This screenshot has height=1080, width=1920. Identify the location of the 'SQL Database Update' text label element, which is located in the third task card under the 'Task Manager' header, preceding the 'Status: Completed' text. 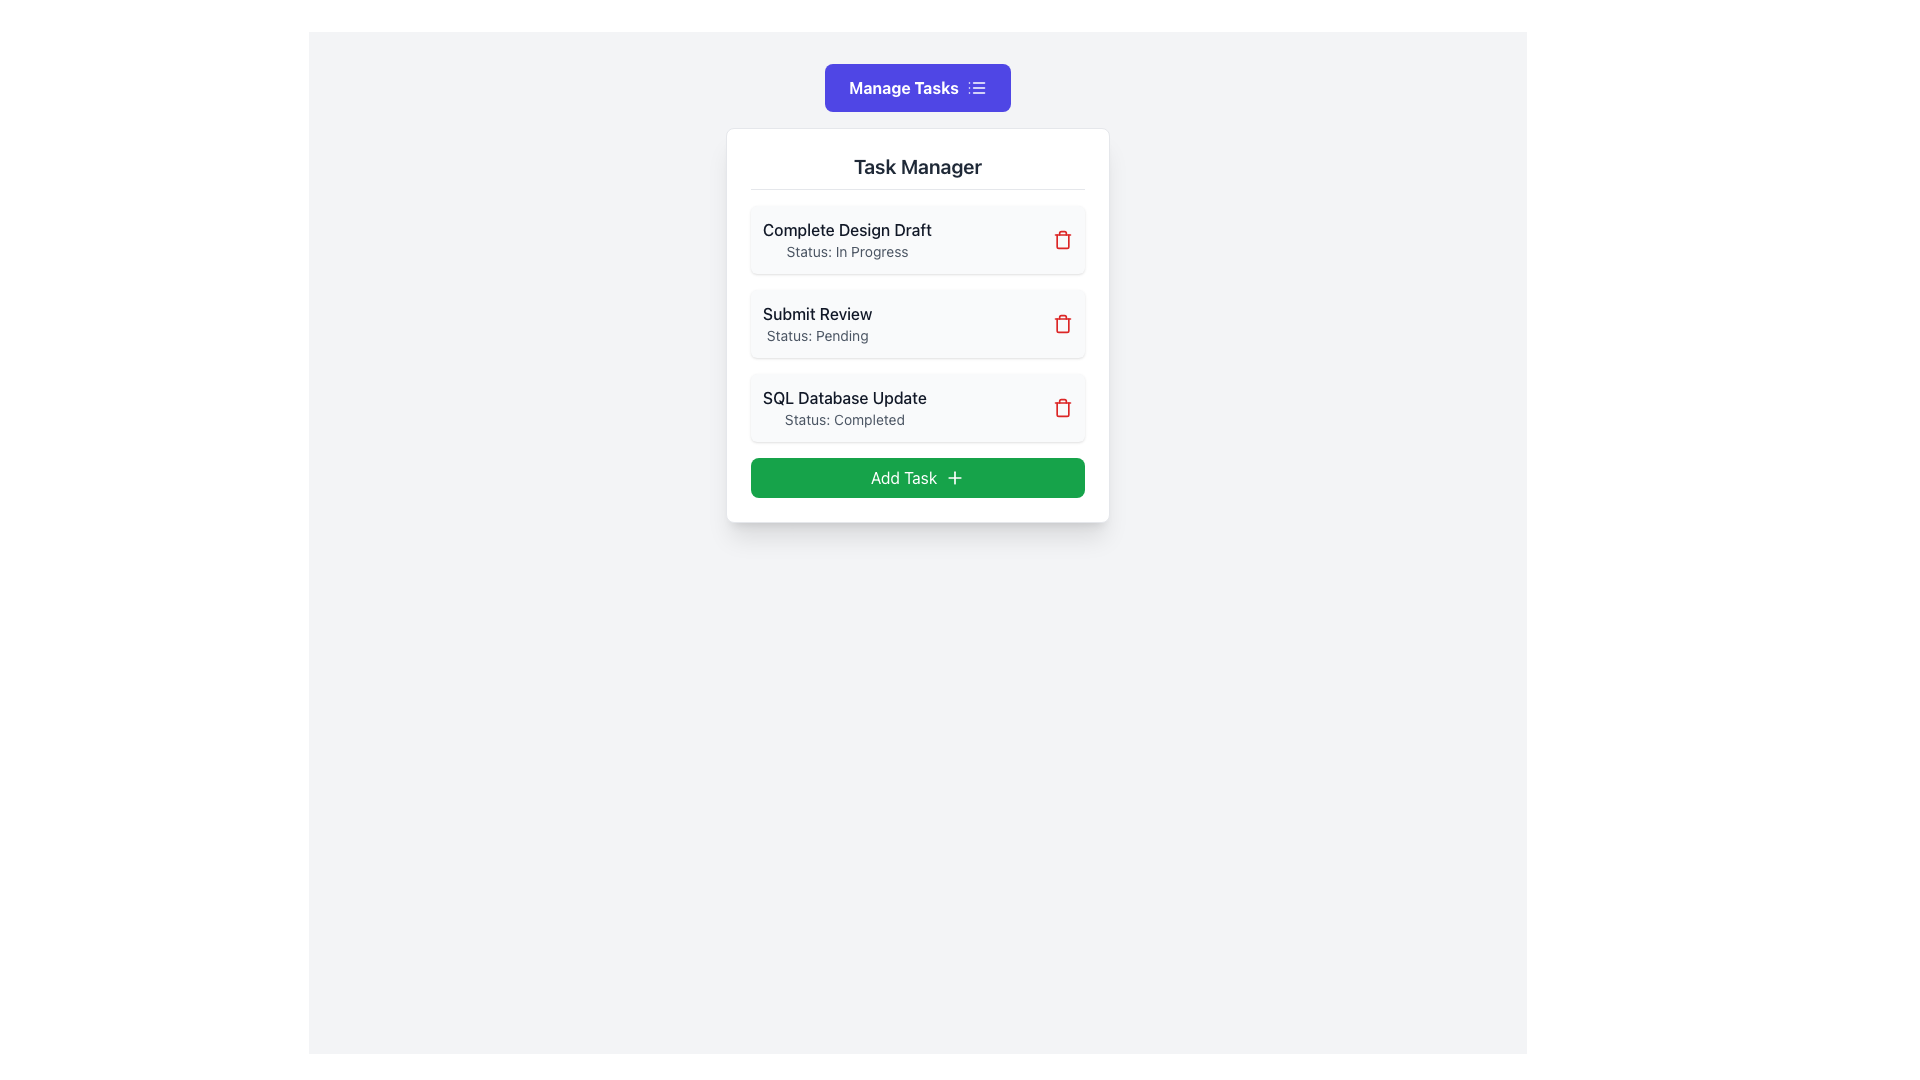
(844, 397).